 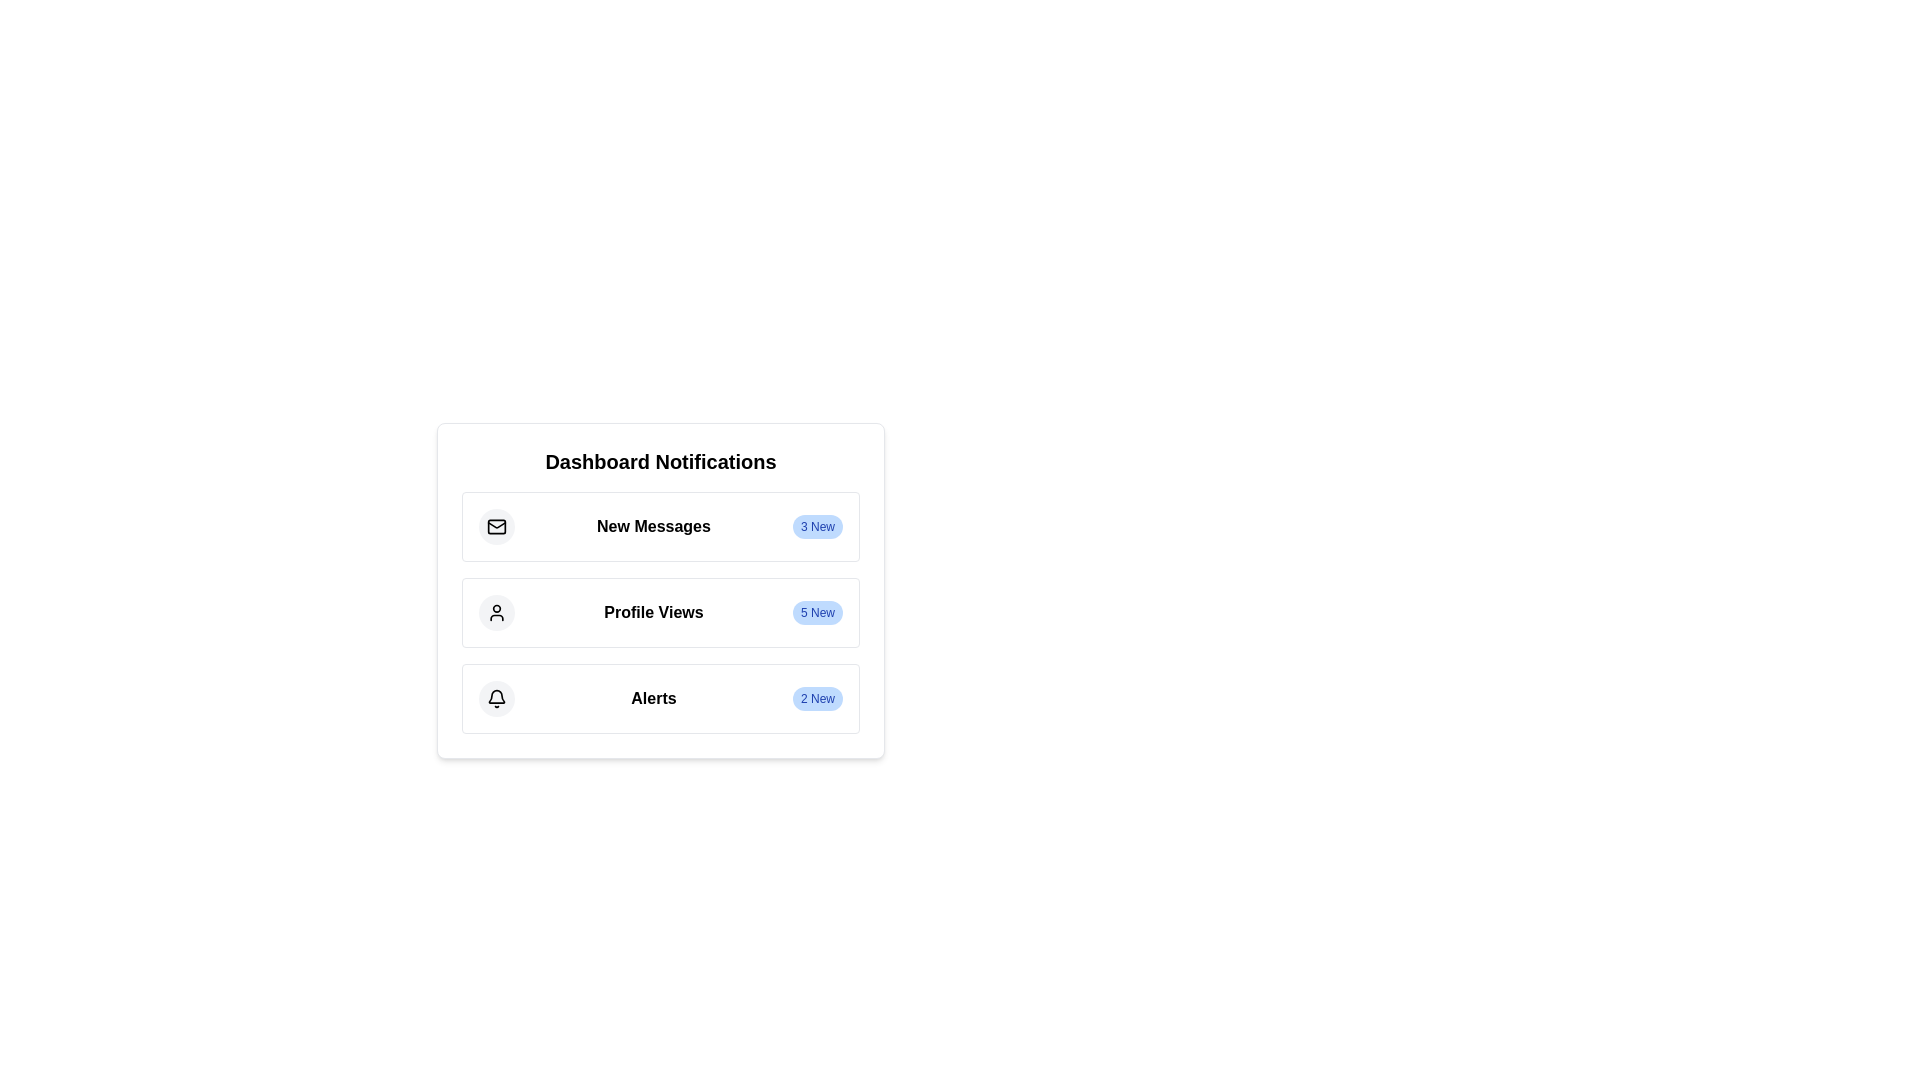 What do you see at coordinates (653, 612) in the screenshot?
I see `the 'Profile Views' text label located in the middle row of the 'Dashboard Notifications' card, which is the second entry in the list, positioned below 'New Messages' and above 'Alerts'` at bounding box center [653, 612].